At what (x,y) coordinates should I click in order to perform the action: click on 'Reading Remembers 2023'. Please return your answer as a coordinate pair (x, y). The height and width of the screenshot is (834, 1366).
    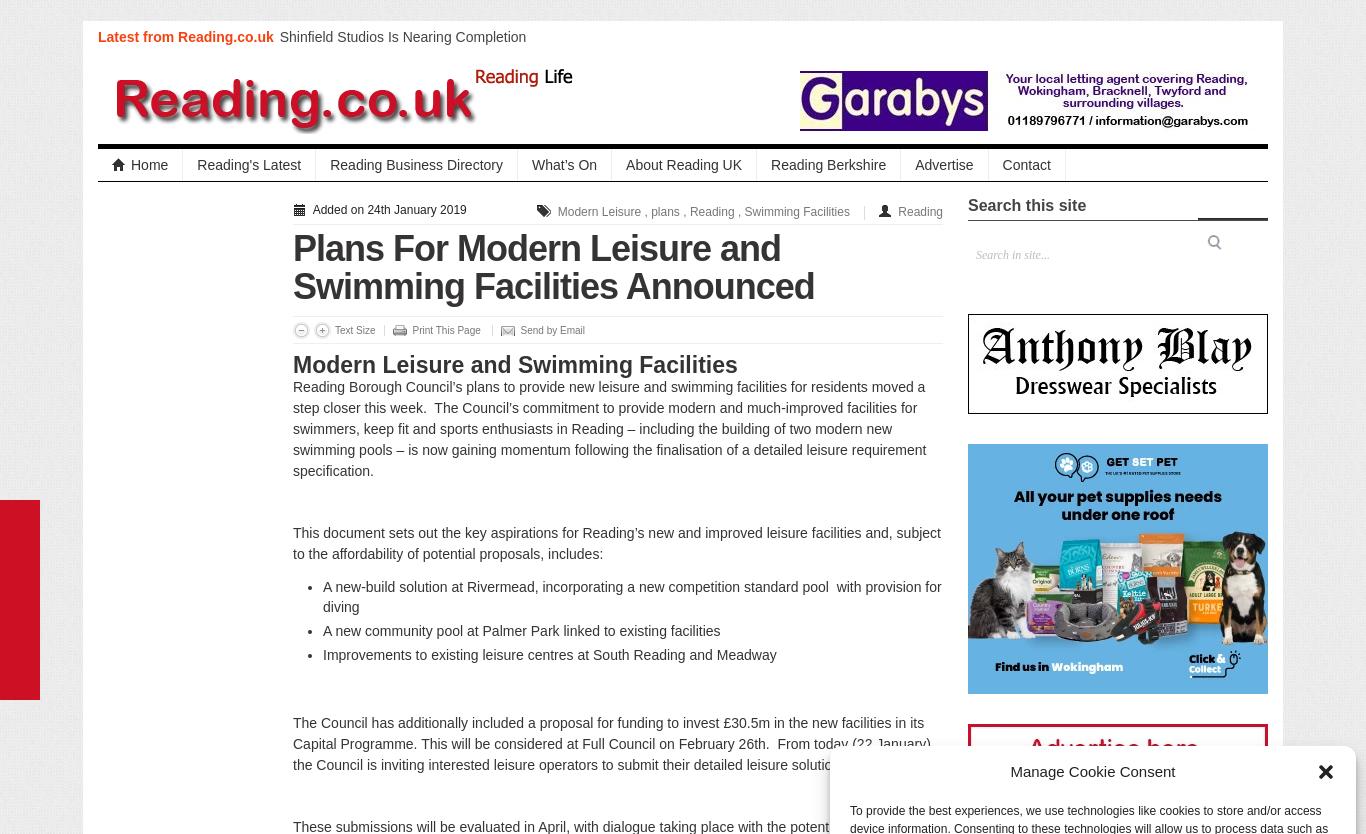
    Looking at the image, I should click on (361, 136).